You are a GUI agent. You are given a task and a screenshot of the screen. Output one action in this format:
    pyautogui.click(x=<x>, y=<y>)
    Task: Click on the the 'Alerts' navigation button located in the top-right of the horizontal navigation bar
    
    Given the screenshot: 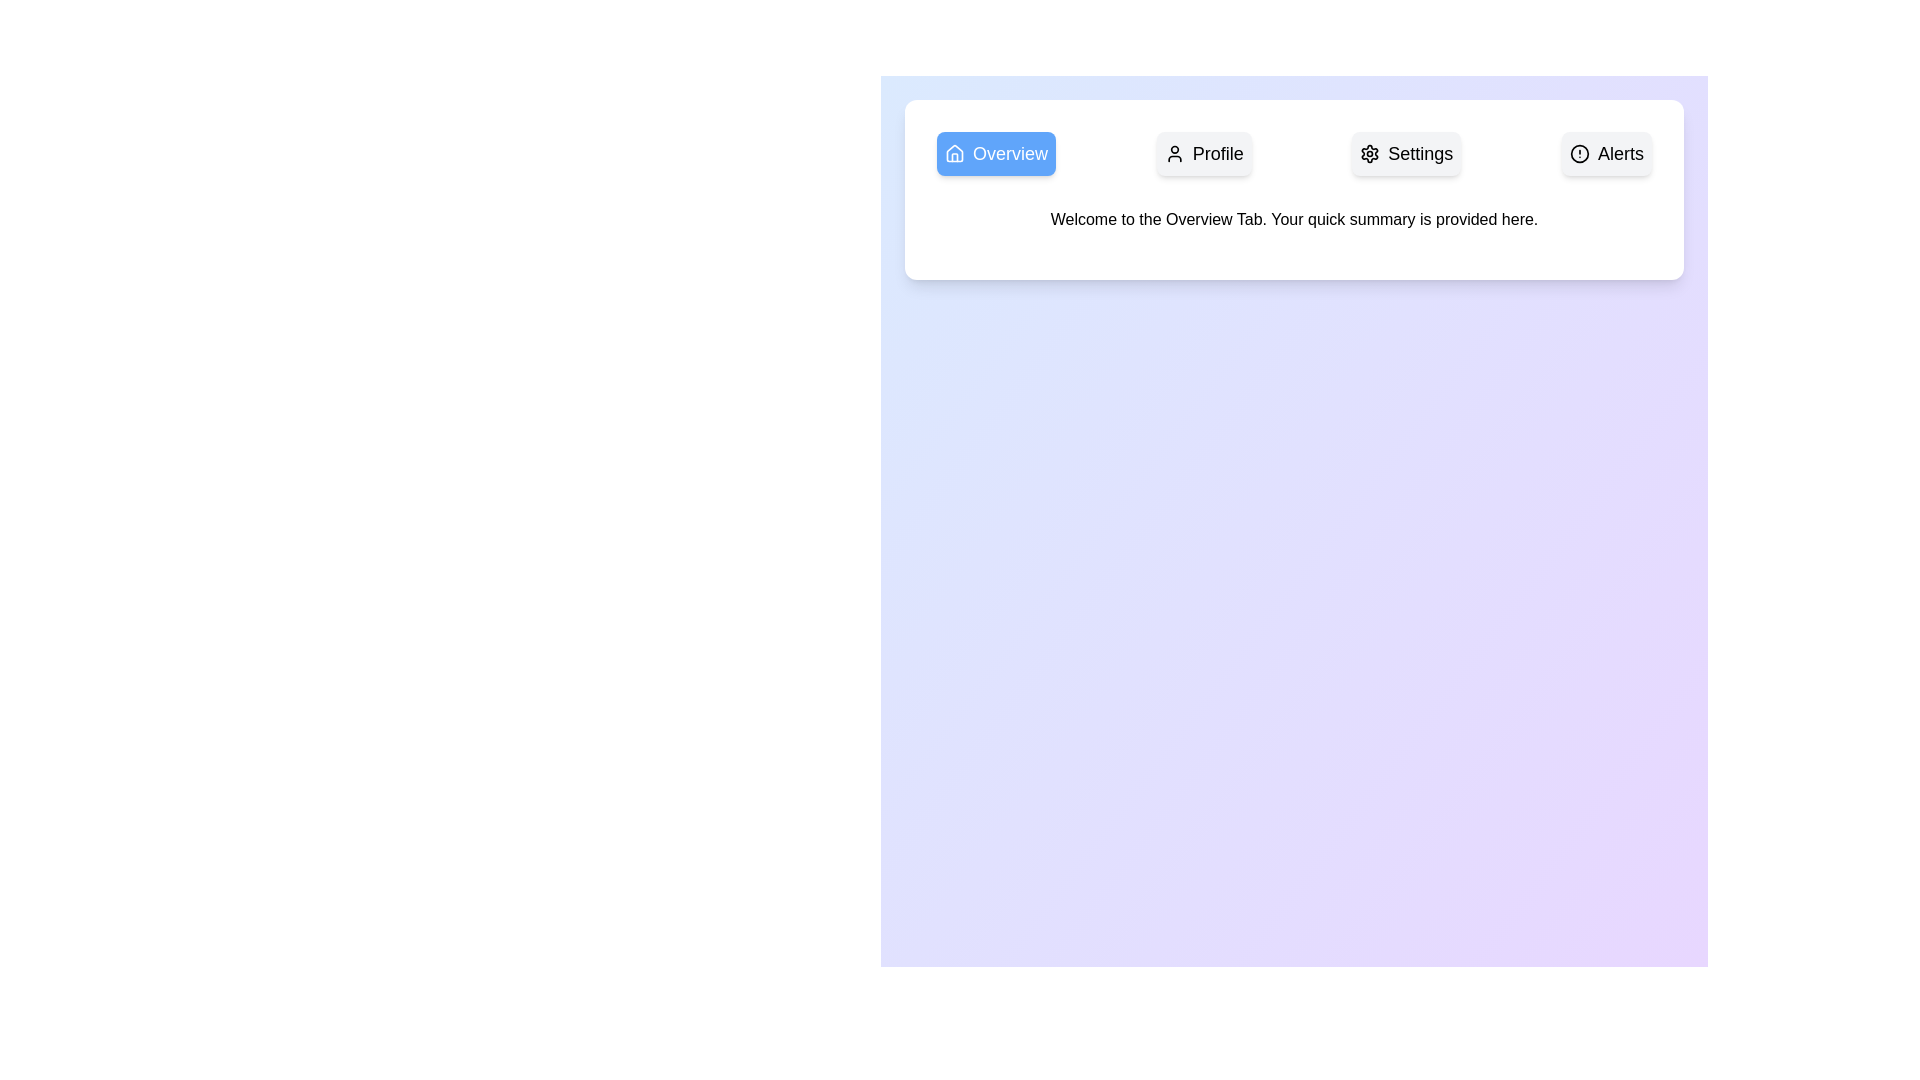 What is the action you would take?
    pyautogui.click(x=1607, y=153)
    